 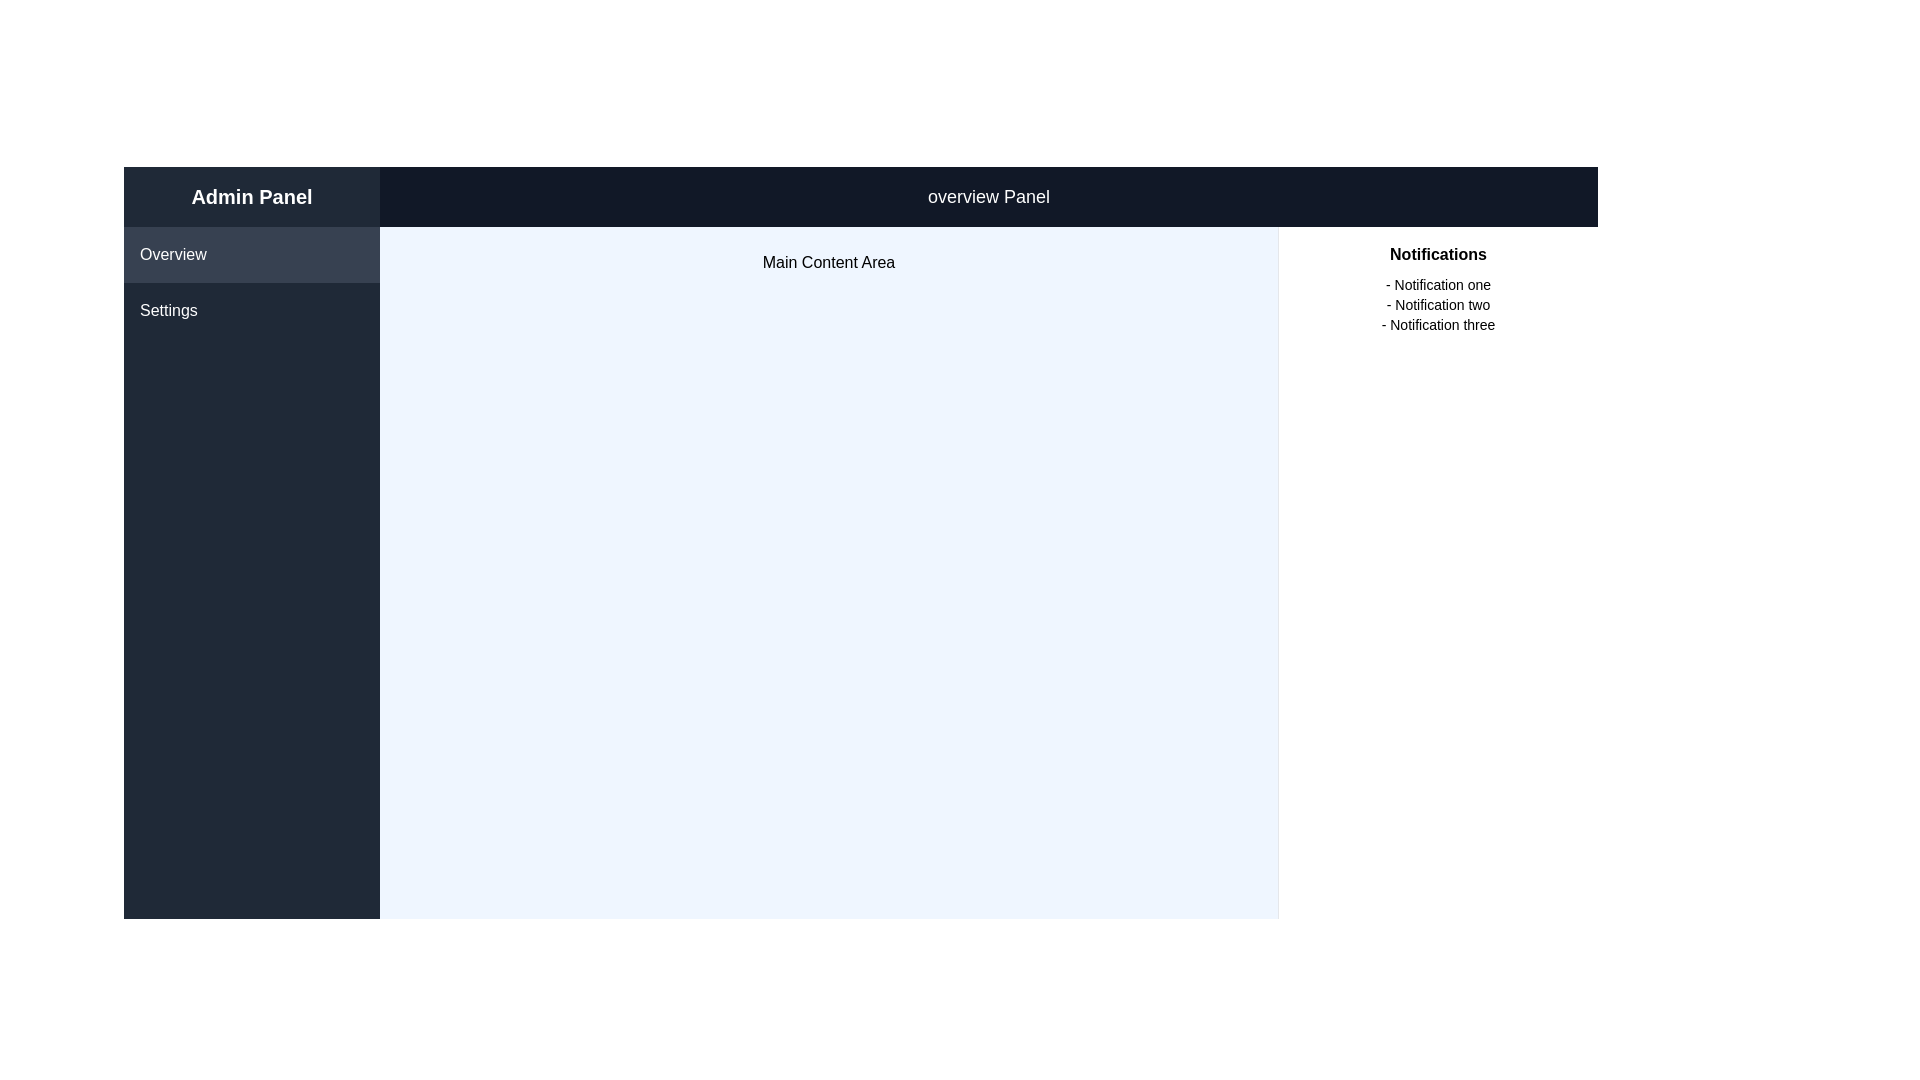 I want to click on the 'Admin Panel' static text label at the top of the vertical sidebar, which displays bold white text on a dark blue background, so click(x=251, y=196).